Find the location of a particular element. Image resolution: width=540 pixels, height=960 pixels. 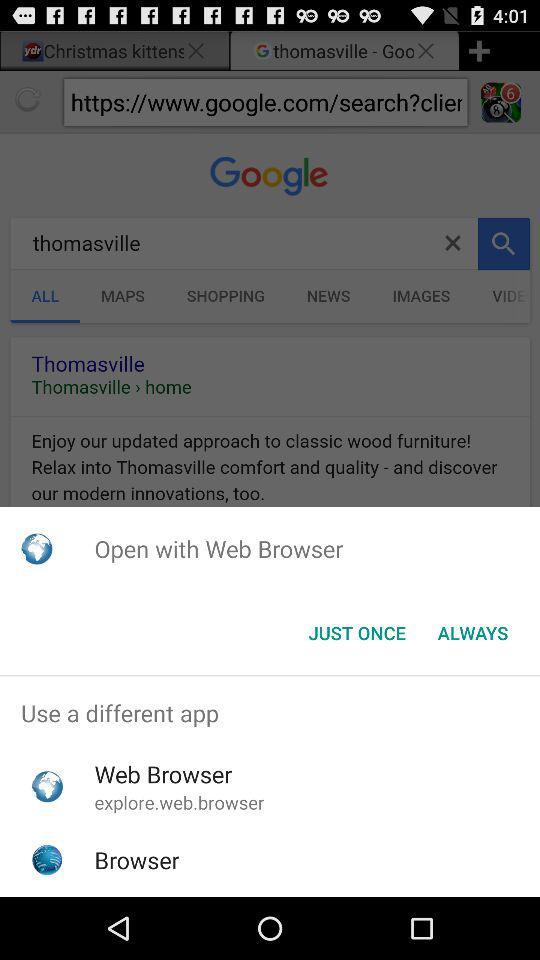

the always item is located at coordinates (472, 632).